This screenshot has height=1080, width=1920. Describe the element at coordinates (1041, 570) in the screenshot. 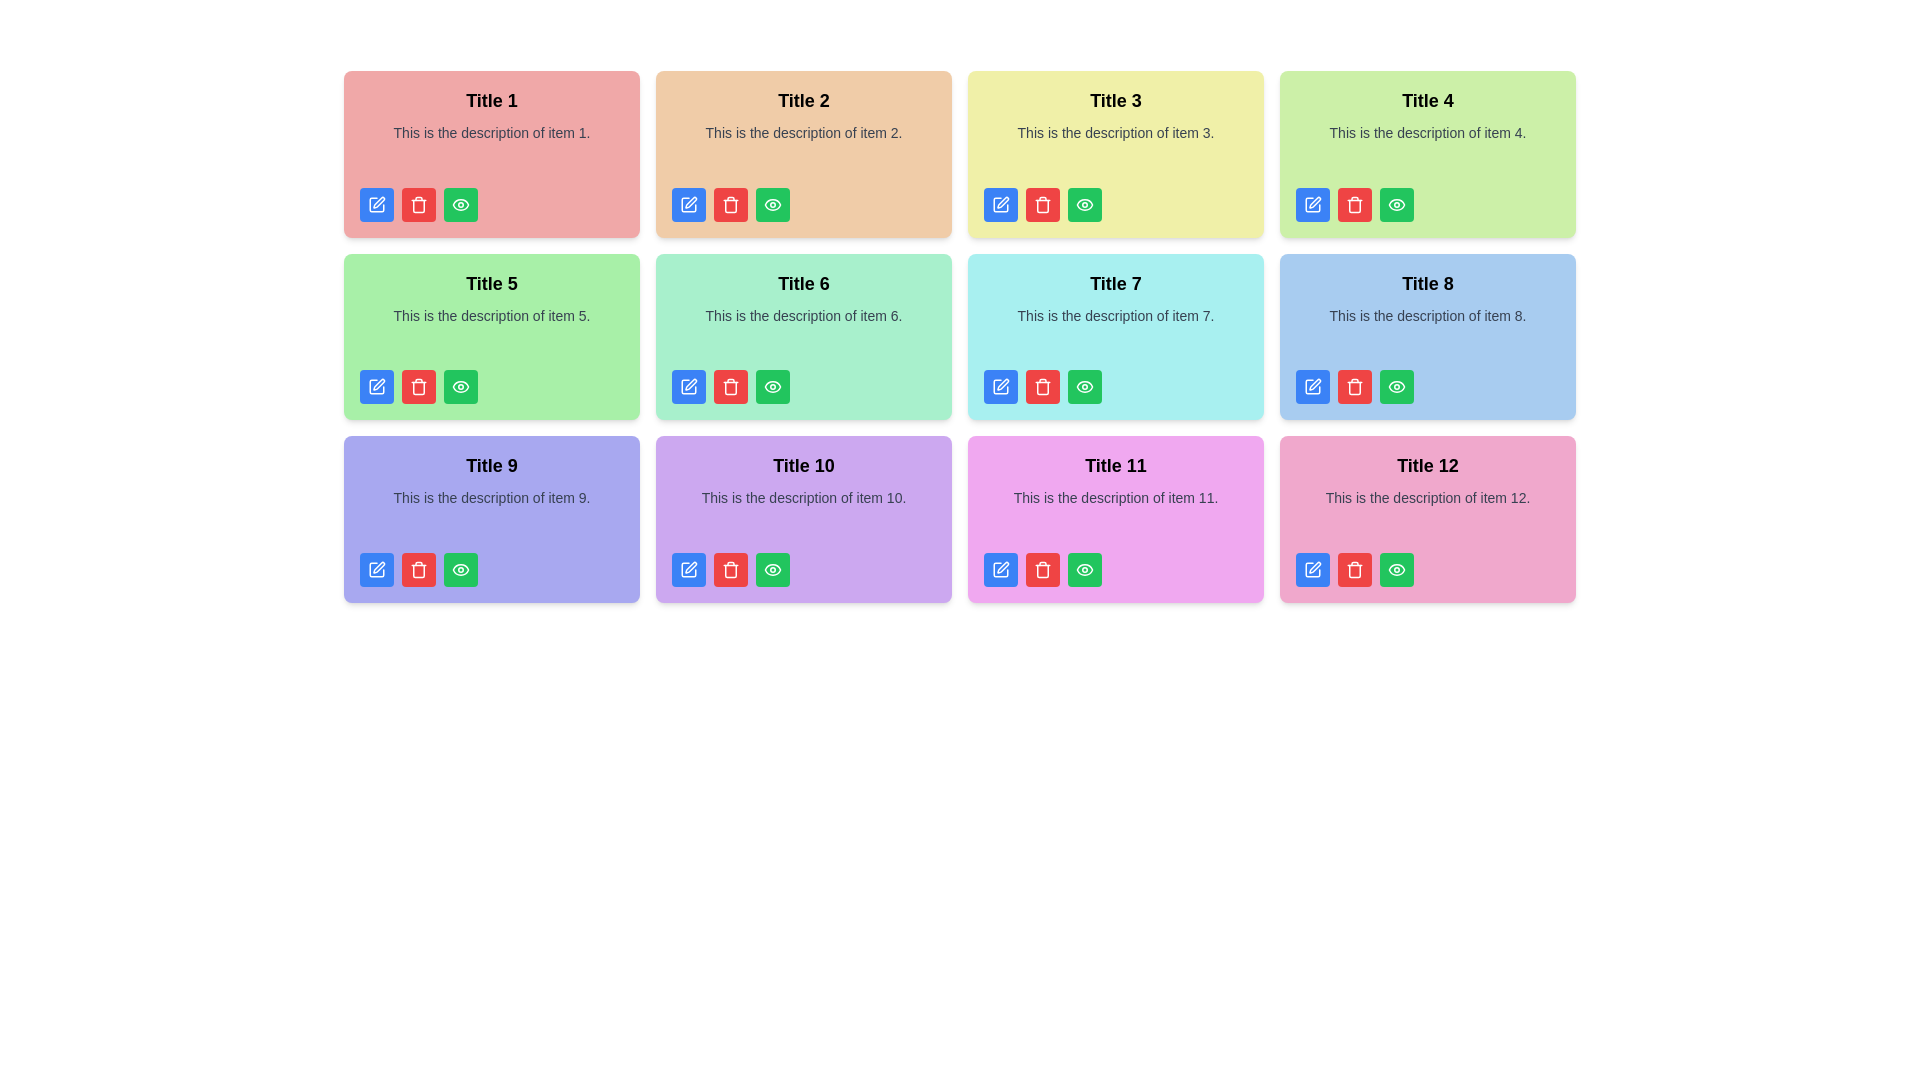

I see `the red trash bin icon, which is the second icon from the left in the icon group of the card labeled 'Title 11'` at that location.